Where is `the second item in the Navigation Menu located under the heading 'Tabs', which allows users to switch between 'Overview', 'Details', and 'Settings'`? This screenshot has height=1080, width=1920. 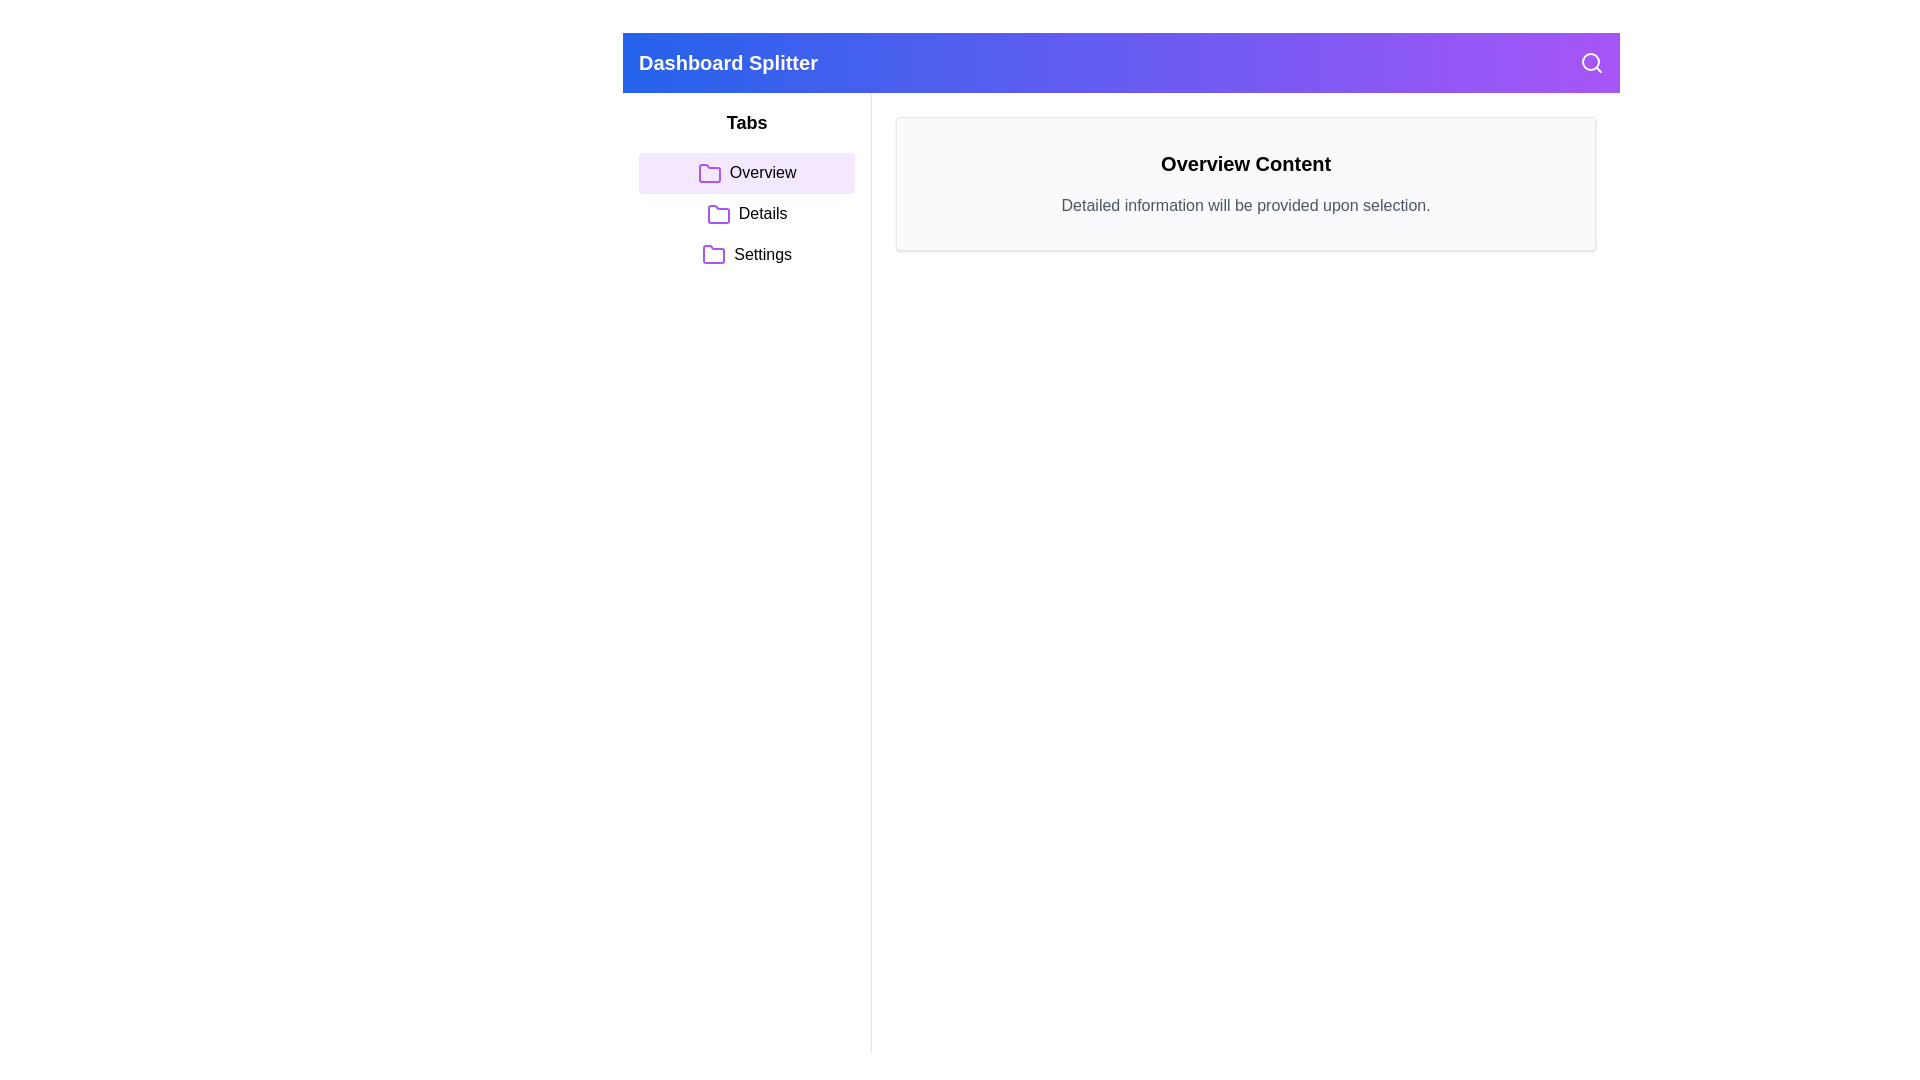
the second item in the Navigation Menu located under the heading 'Tabs', which allows users to switch between 'Overview', 'Details', and 'Settings' is located at coordinates (746, 214).